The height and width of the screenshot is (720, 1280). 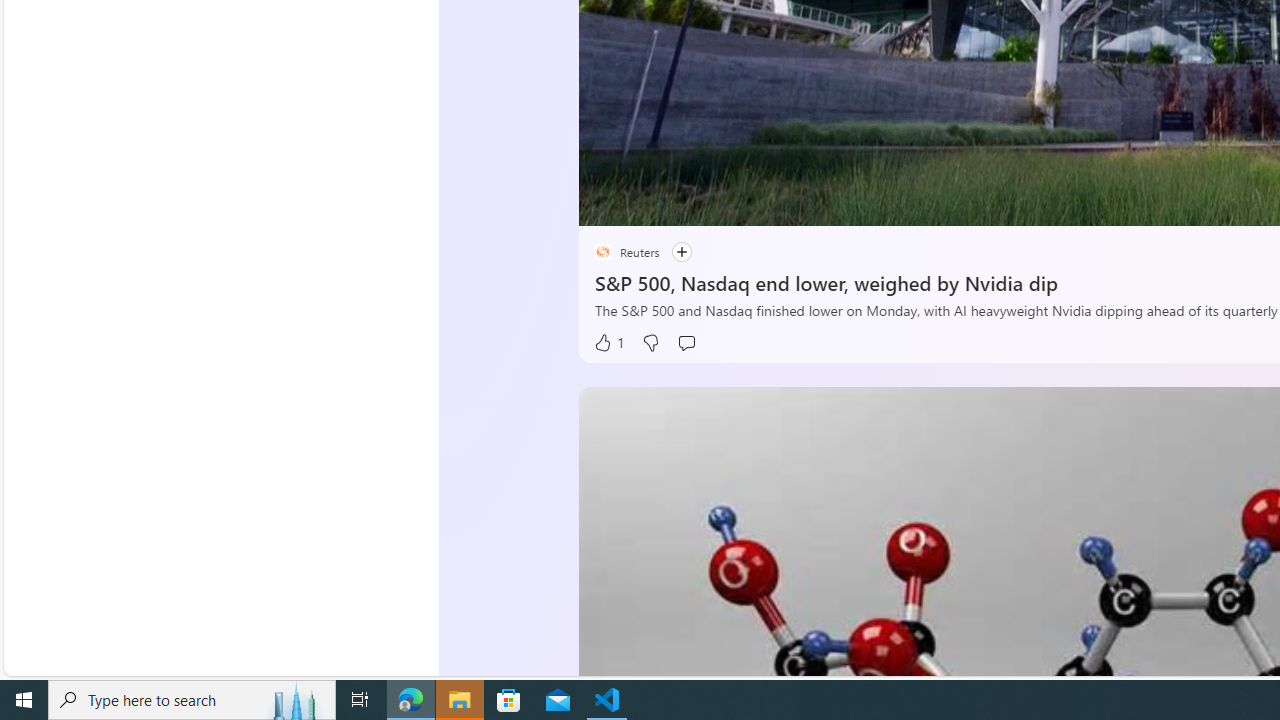 What do you see at coordinates (601, 251) in the screenshot?
I see `'placeholder'` at bounding box center [601, 251].